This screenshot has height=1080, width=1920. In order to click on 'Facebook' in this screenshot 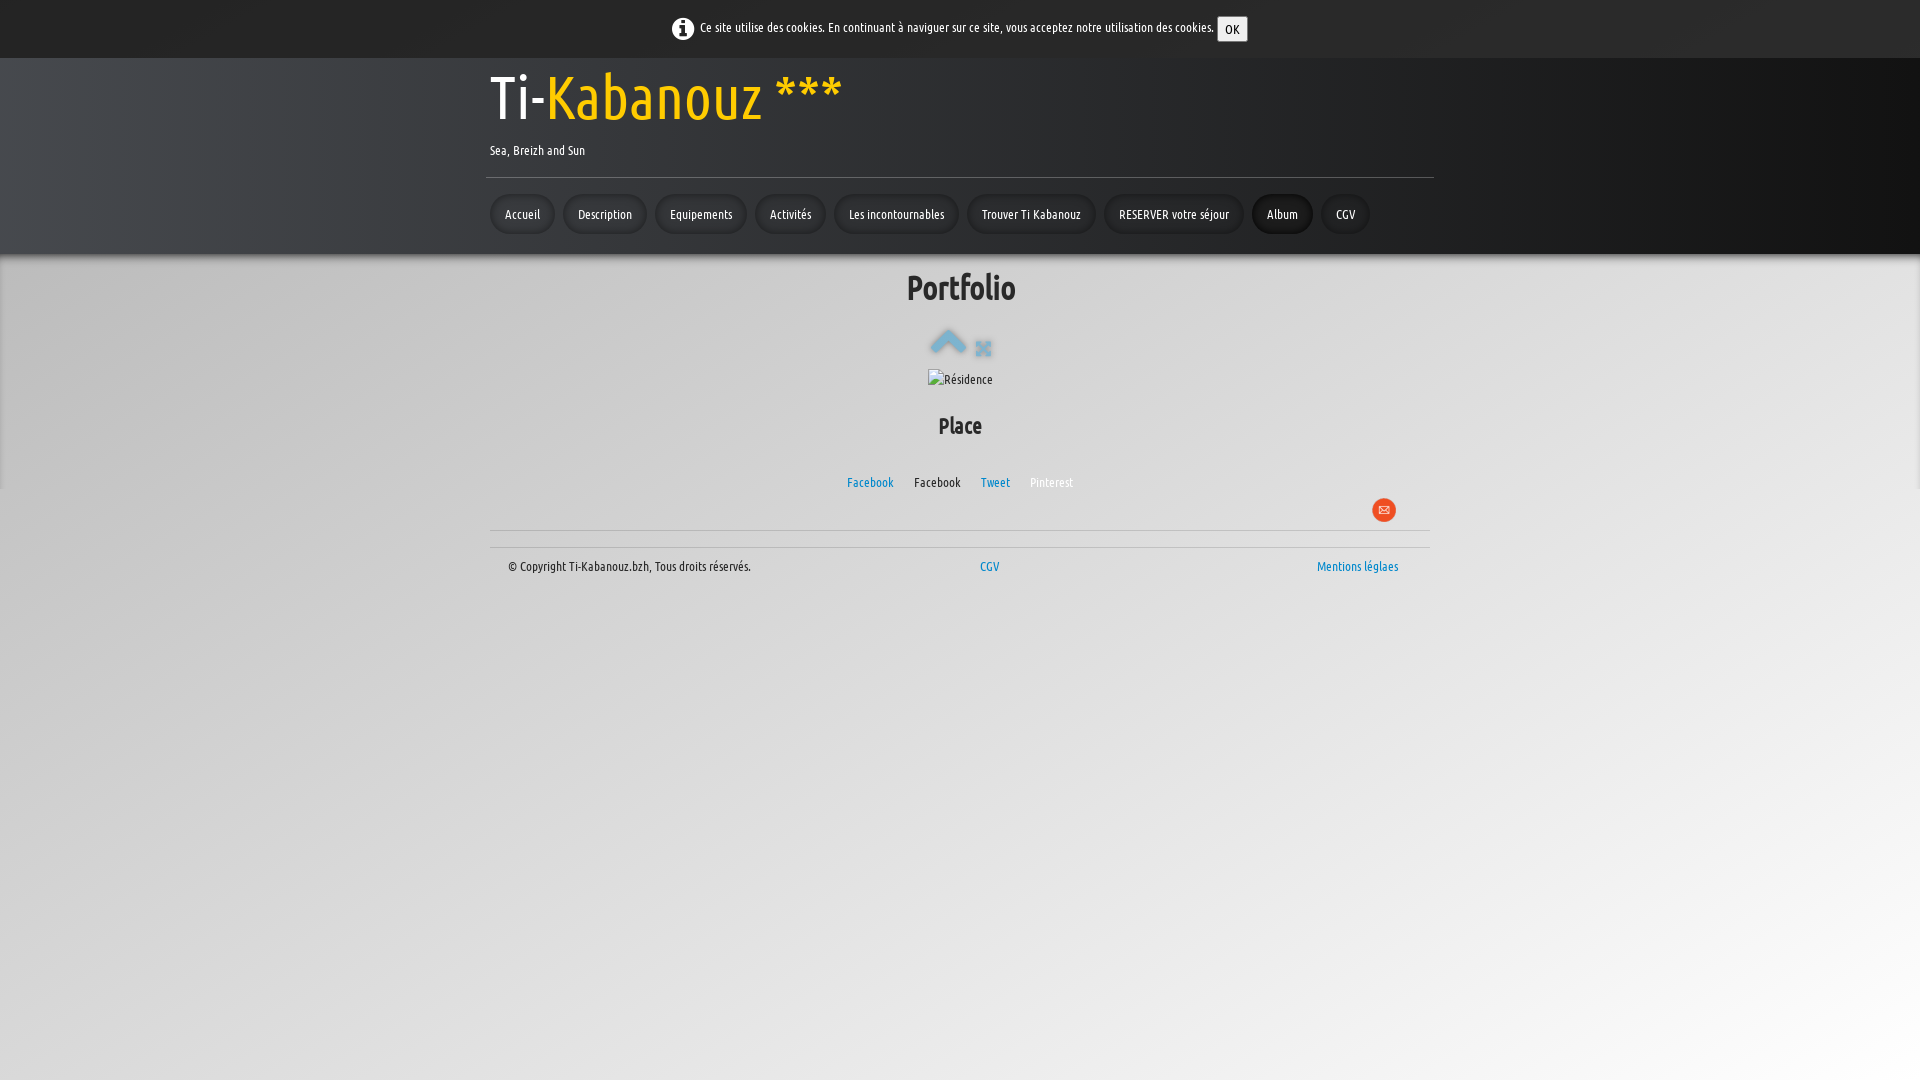, I will do `click(870, 481)`.